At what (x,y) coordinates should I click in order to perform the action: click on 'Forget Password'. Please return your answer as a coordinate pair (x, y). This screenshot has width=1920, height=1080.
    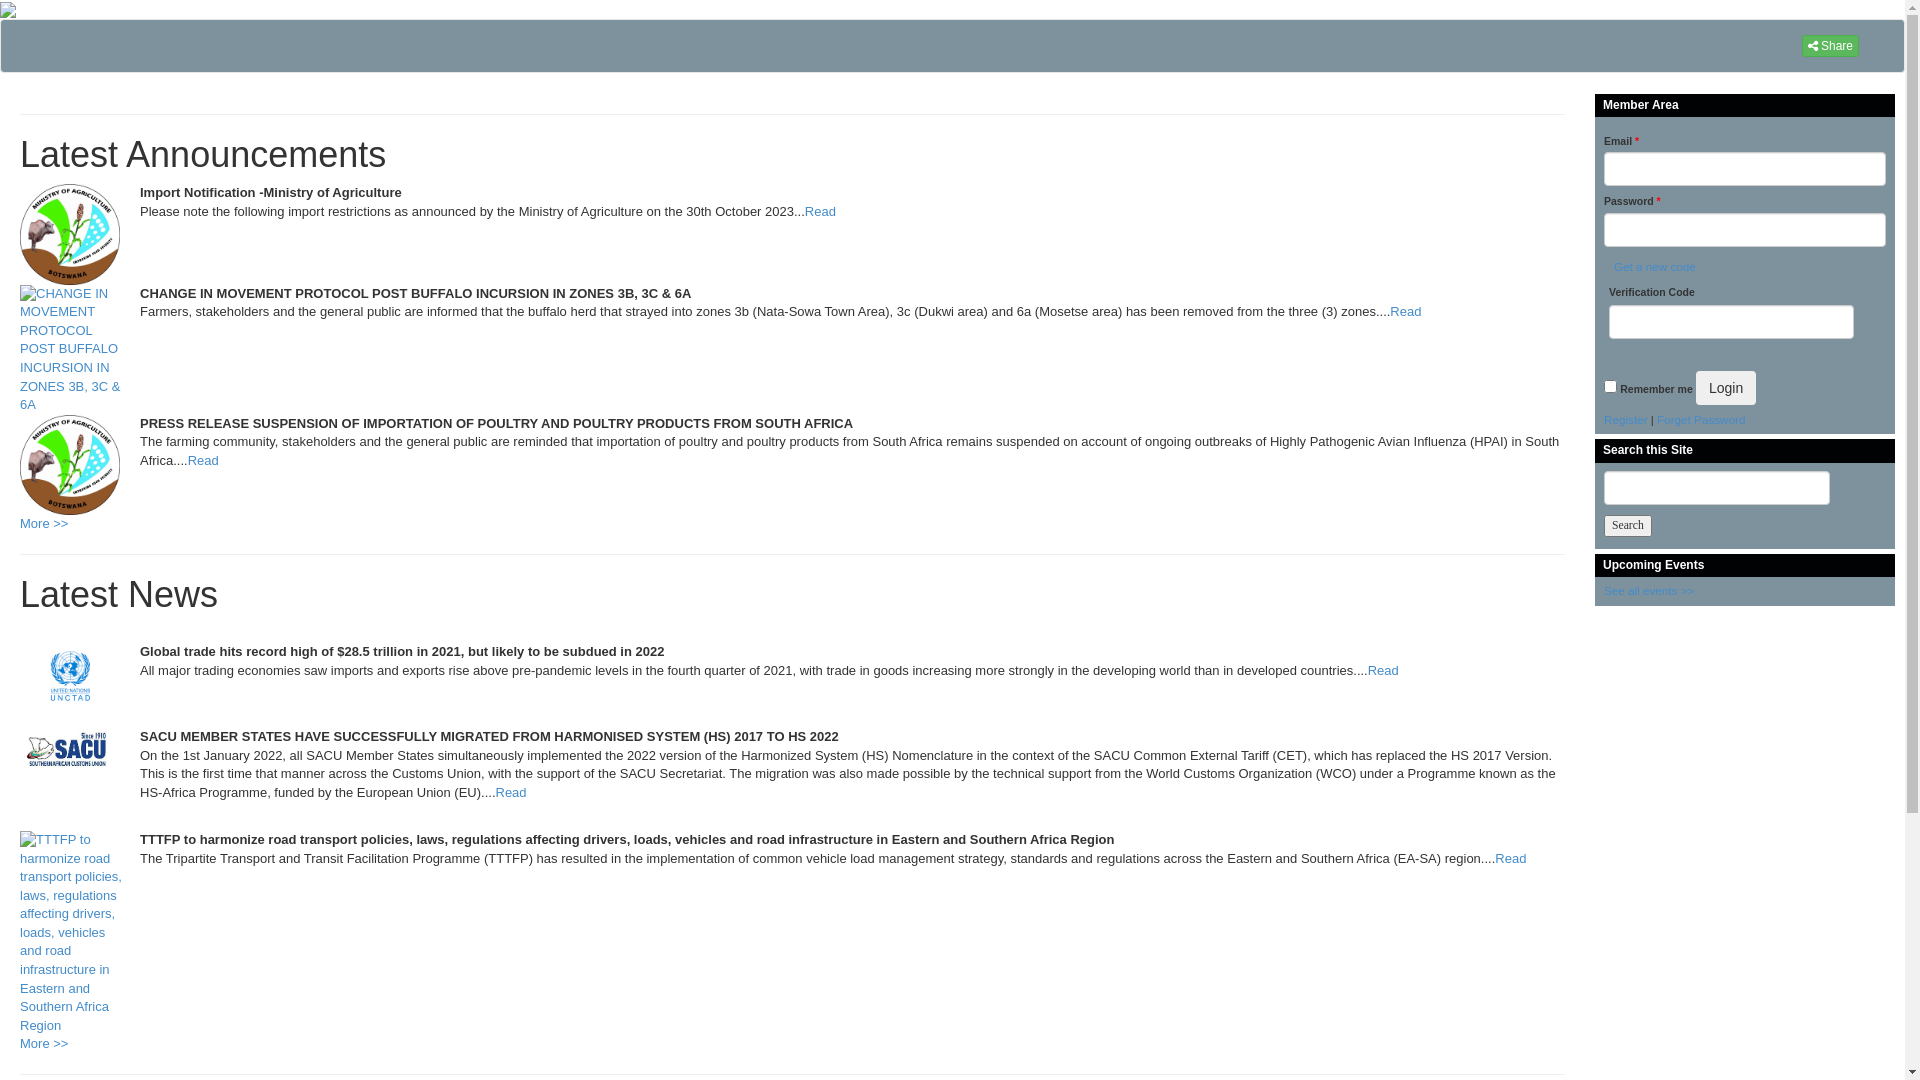
    Looking at the image, I should click on (1699, 418).